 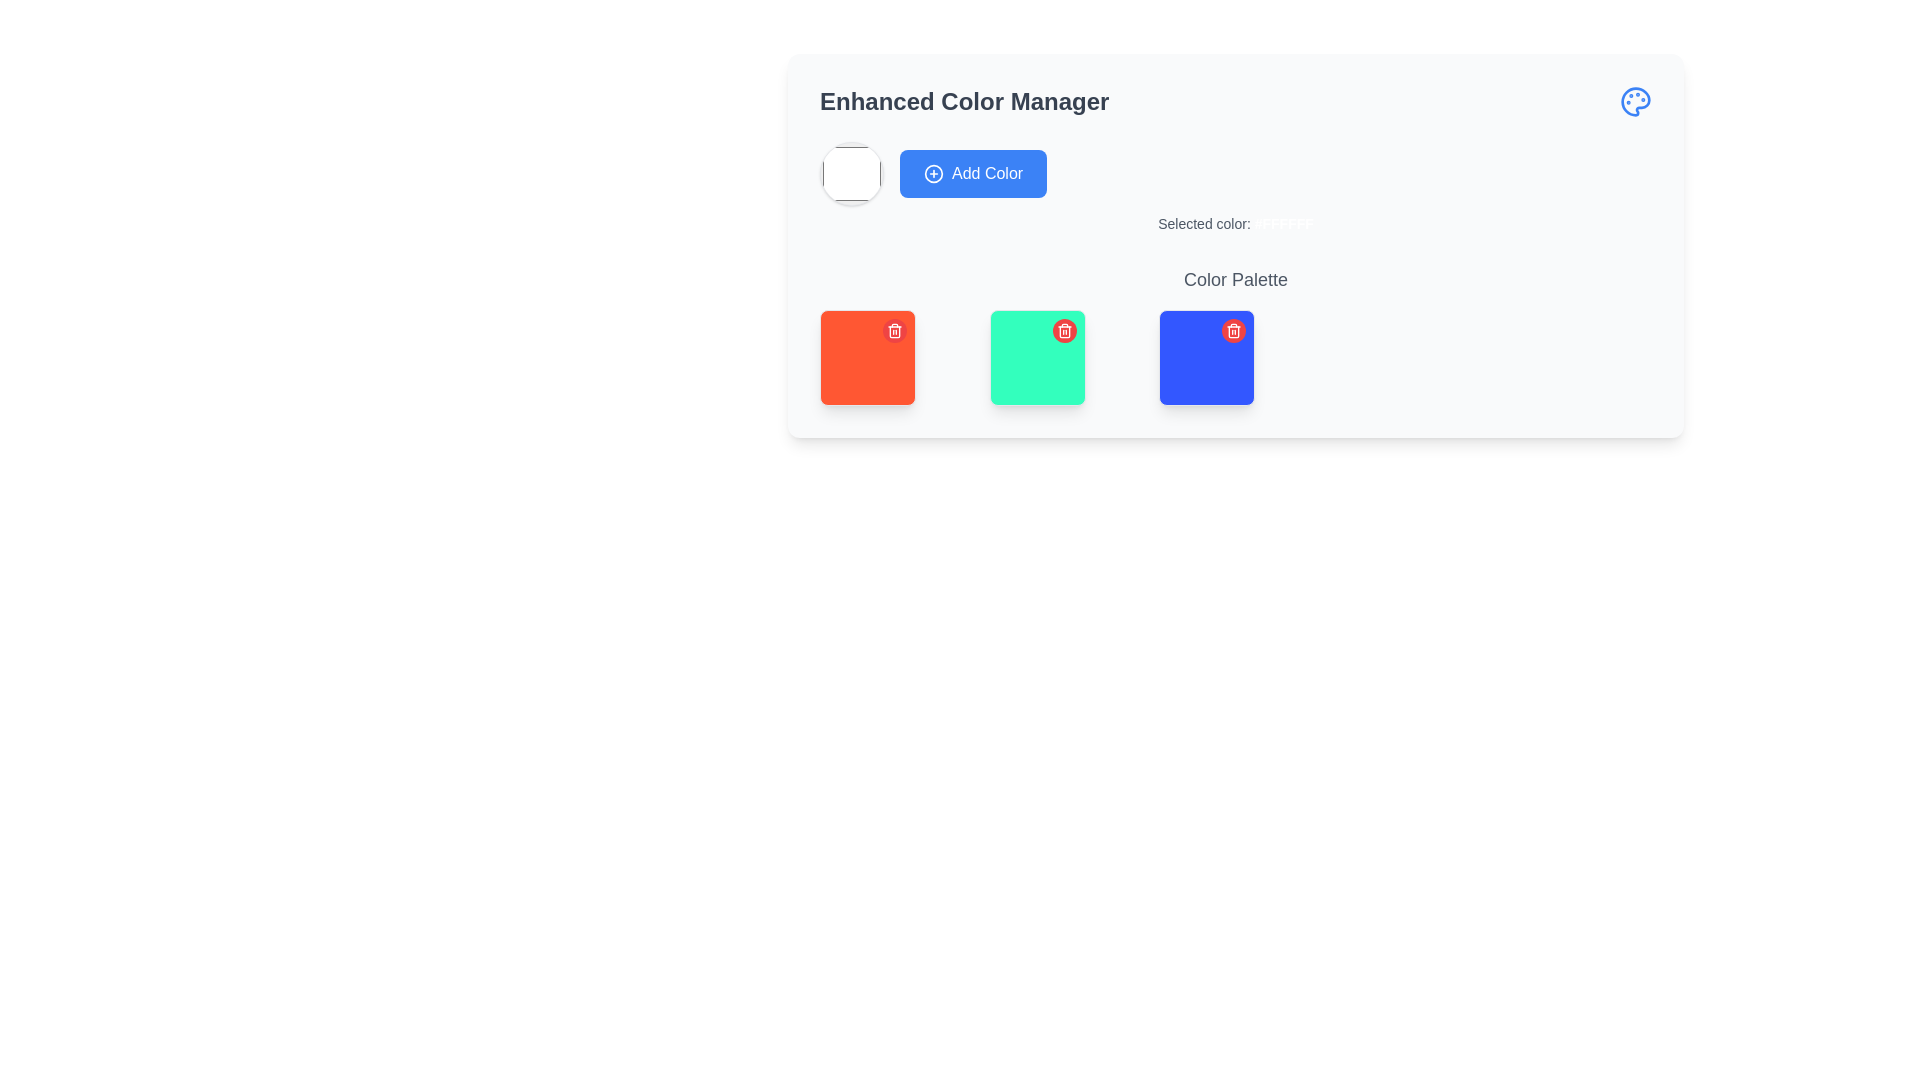 What do you see at coordinates (933, 172) in the screenshot?
I see `the decorative circle element that is part of the SVG icon, located near the 'Add Color' button` at bounding box center [933, 172].